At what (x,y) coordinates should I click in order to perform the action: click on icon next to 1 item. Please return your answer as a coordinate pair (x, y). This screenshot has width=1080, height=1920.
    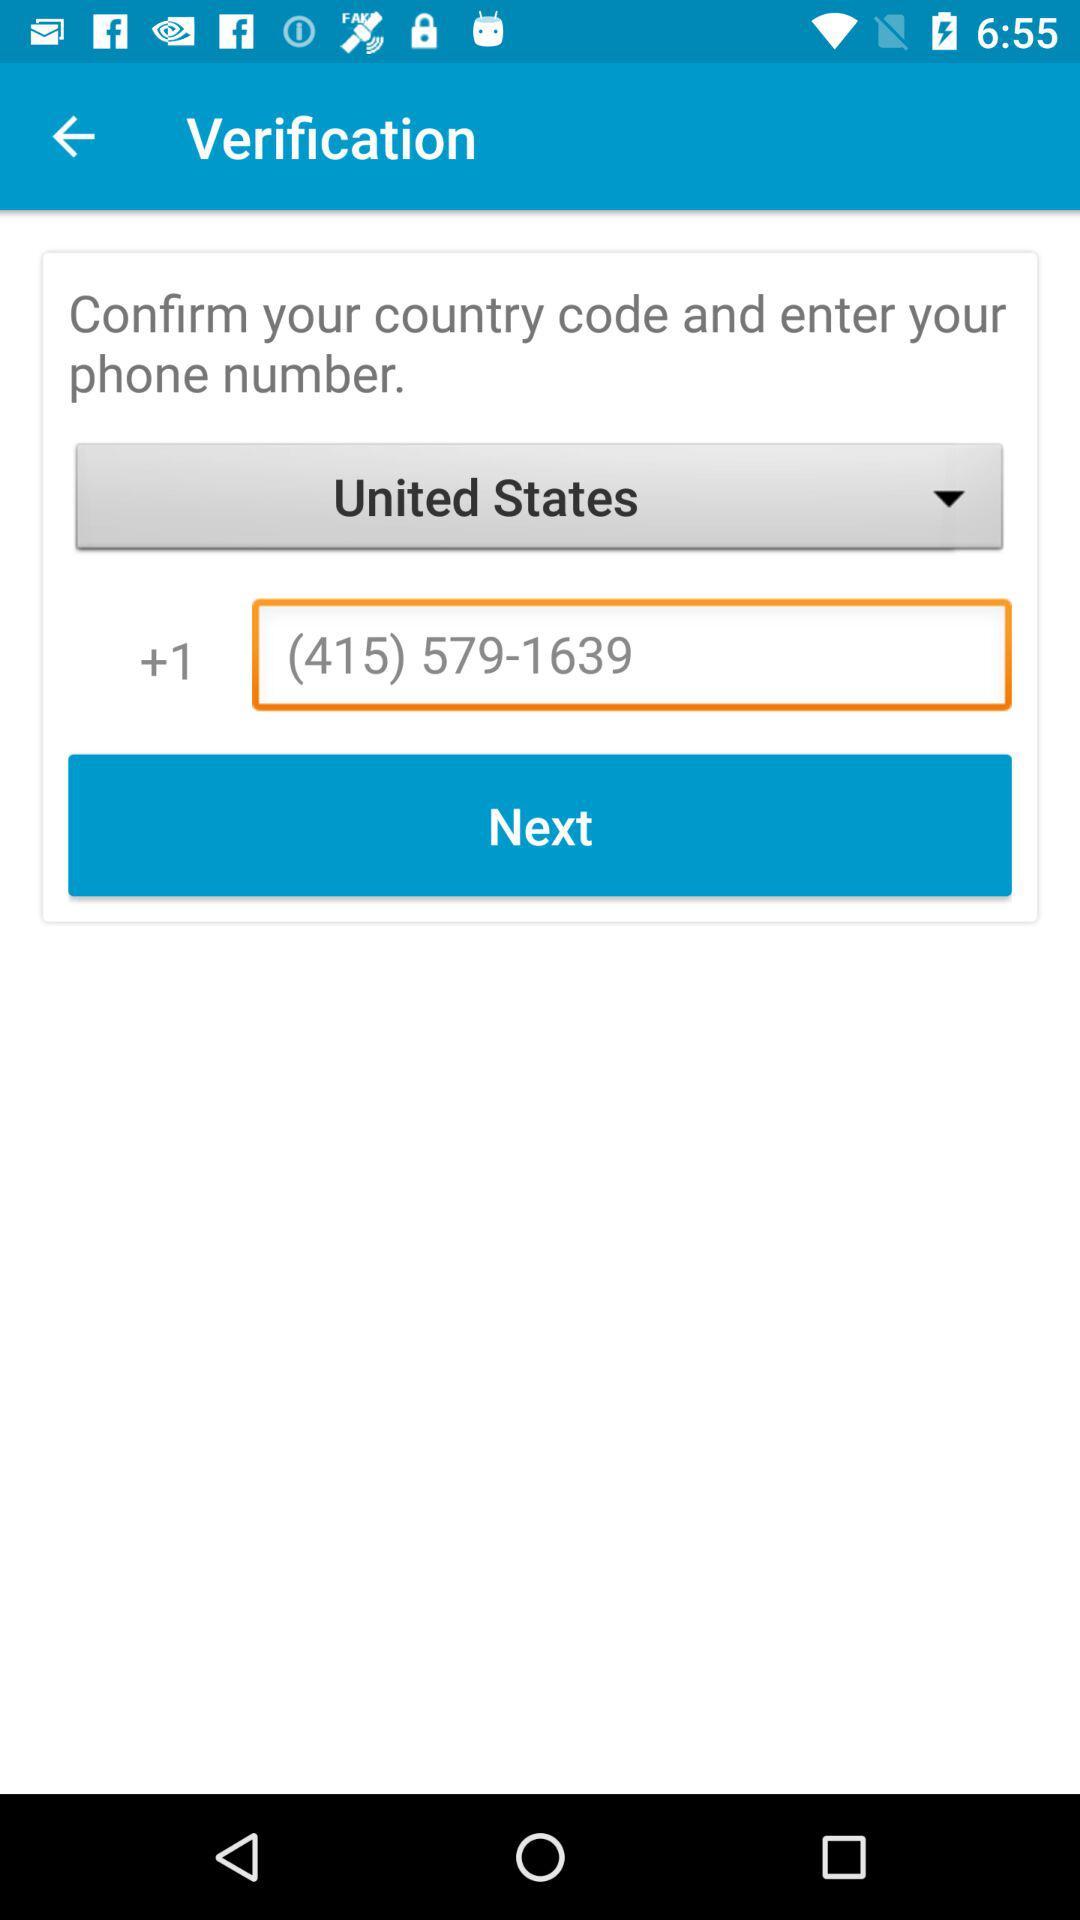
    Looking at the image, I should click on (631, 660).